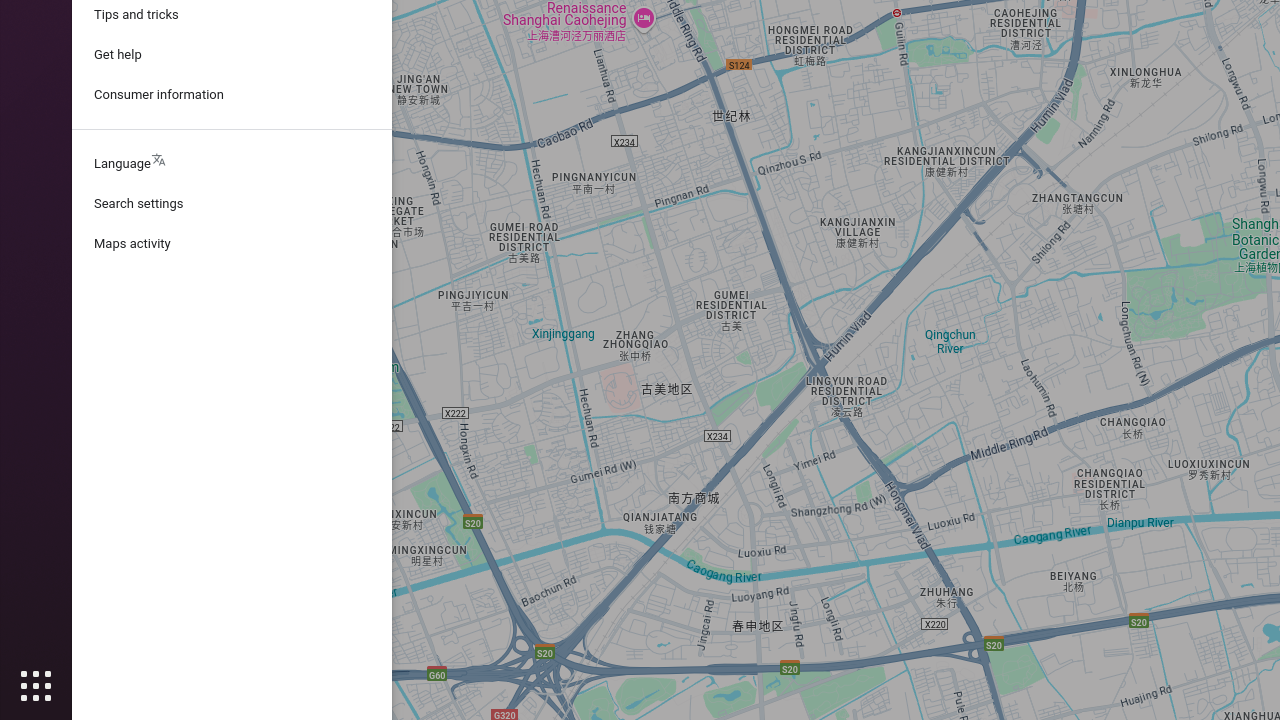  I want to click on 'Maps activity', so click(231, 243).